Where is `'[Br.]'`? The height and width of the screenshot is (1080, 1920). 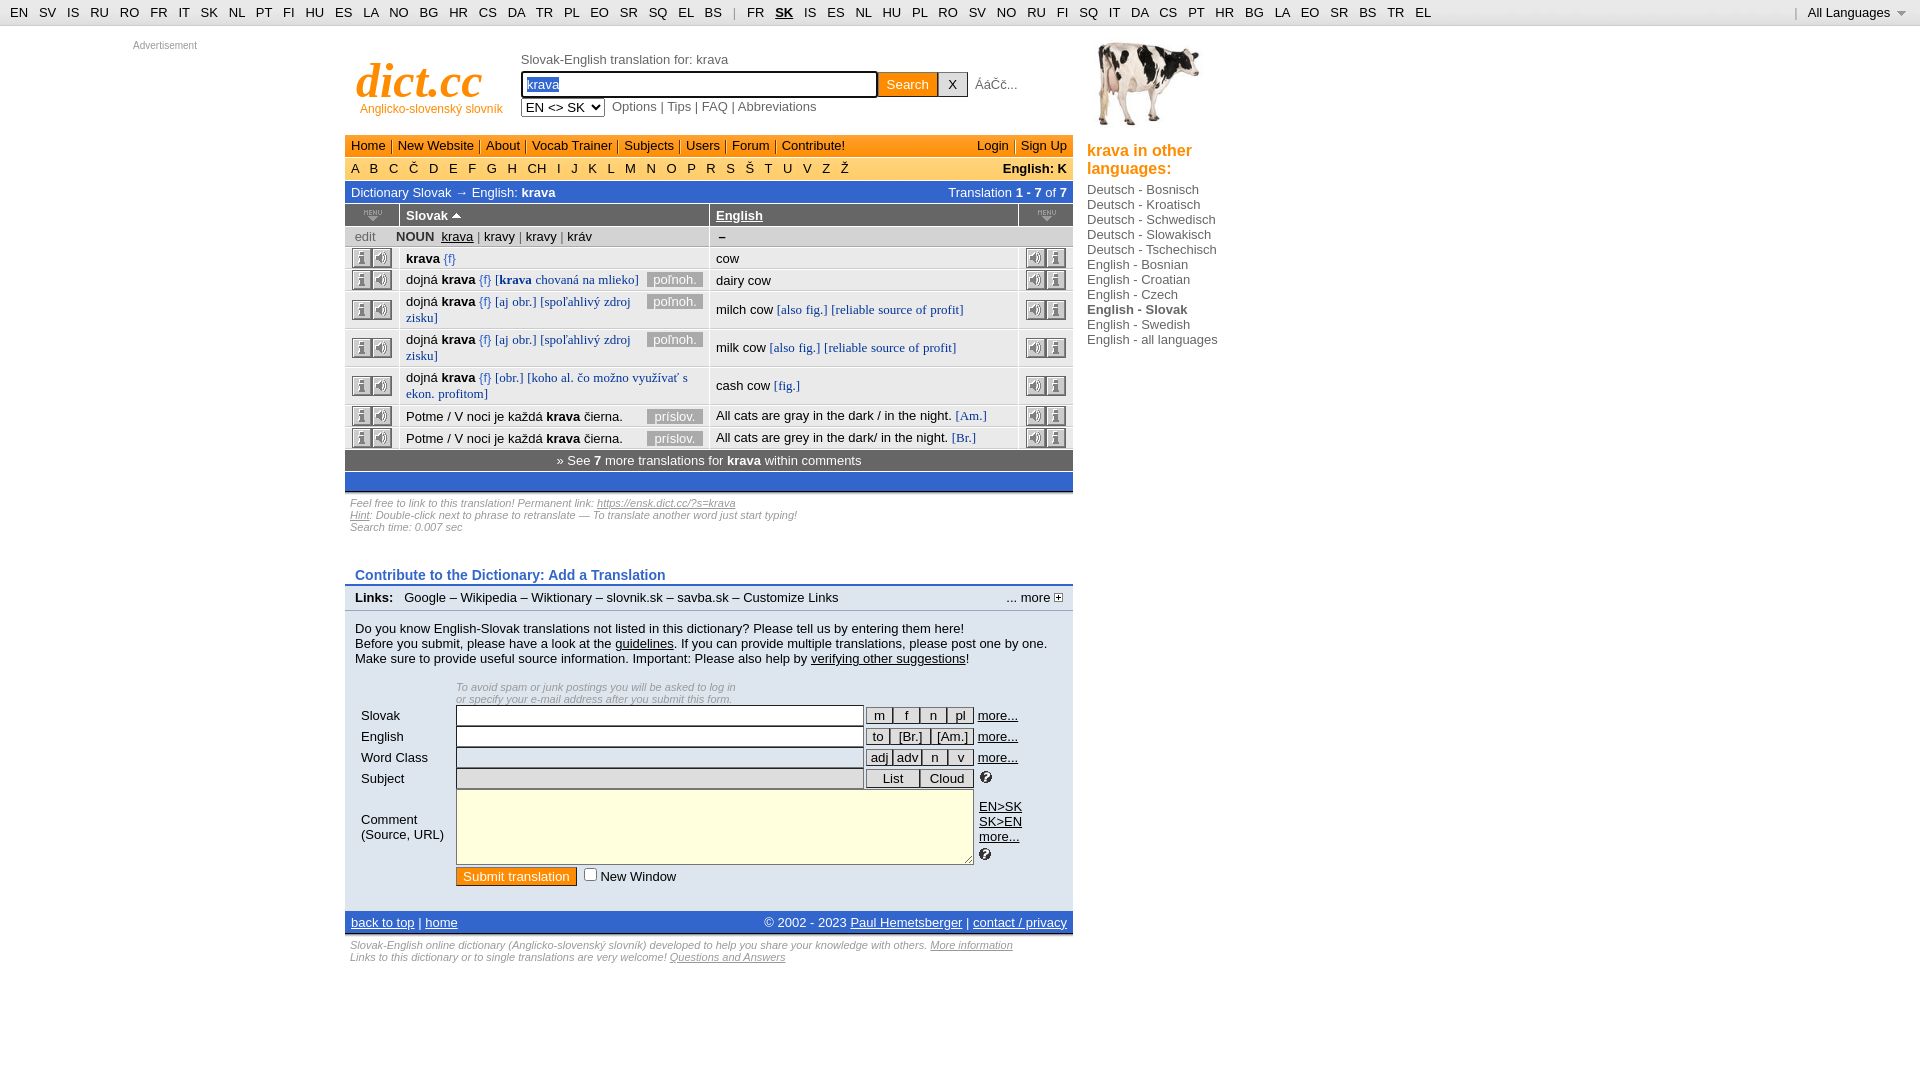
'[Br.]' is located at coordinates (964, 436).